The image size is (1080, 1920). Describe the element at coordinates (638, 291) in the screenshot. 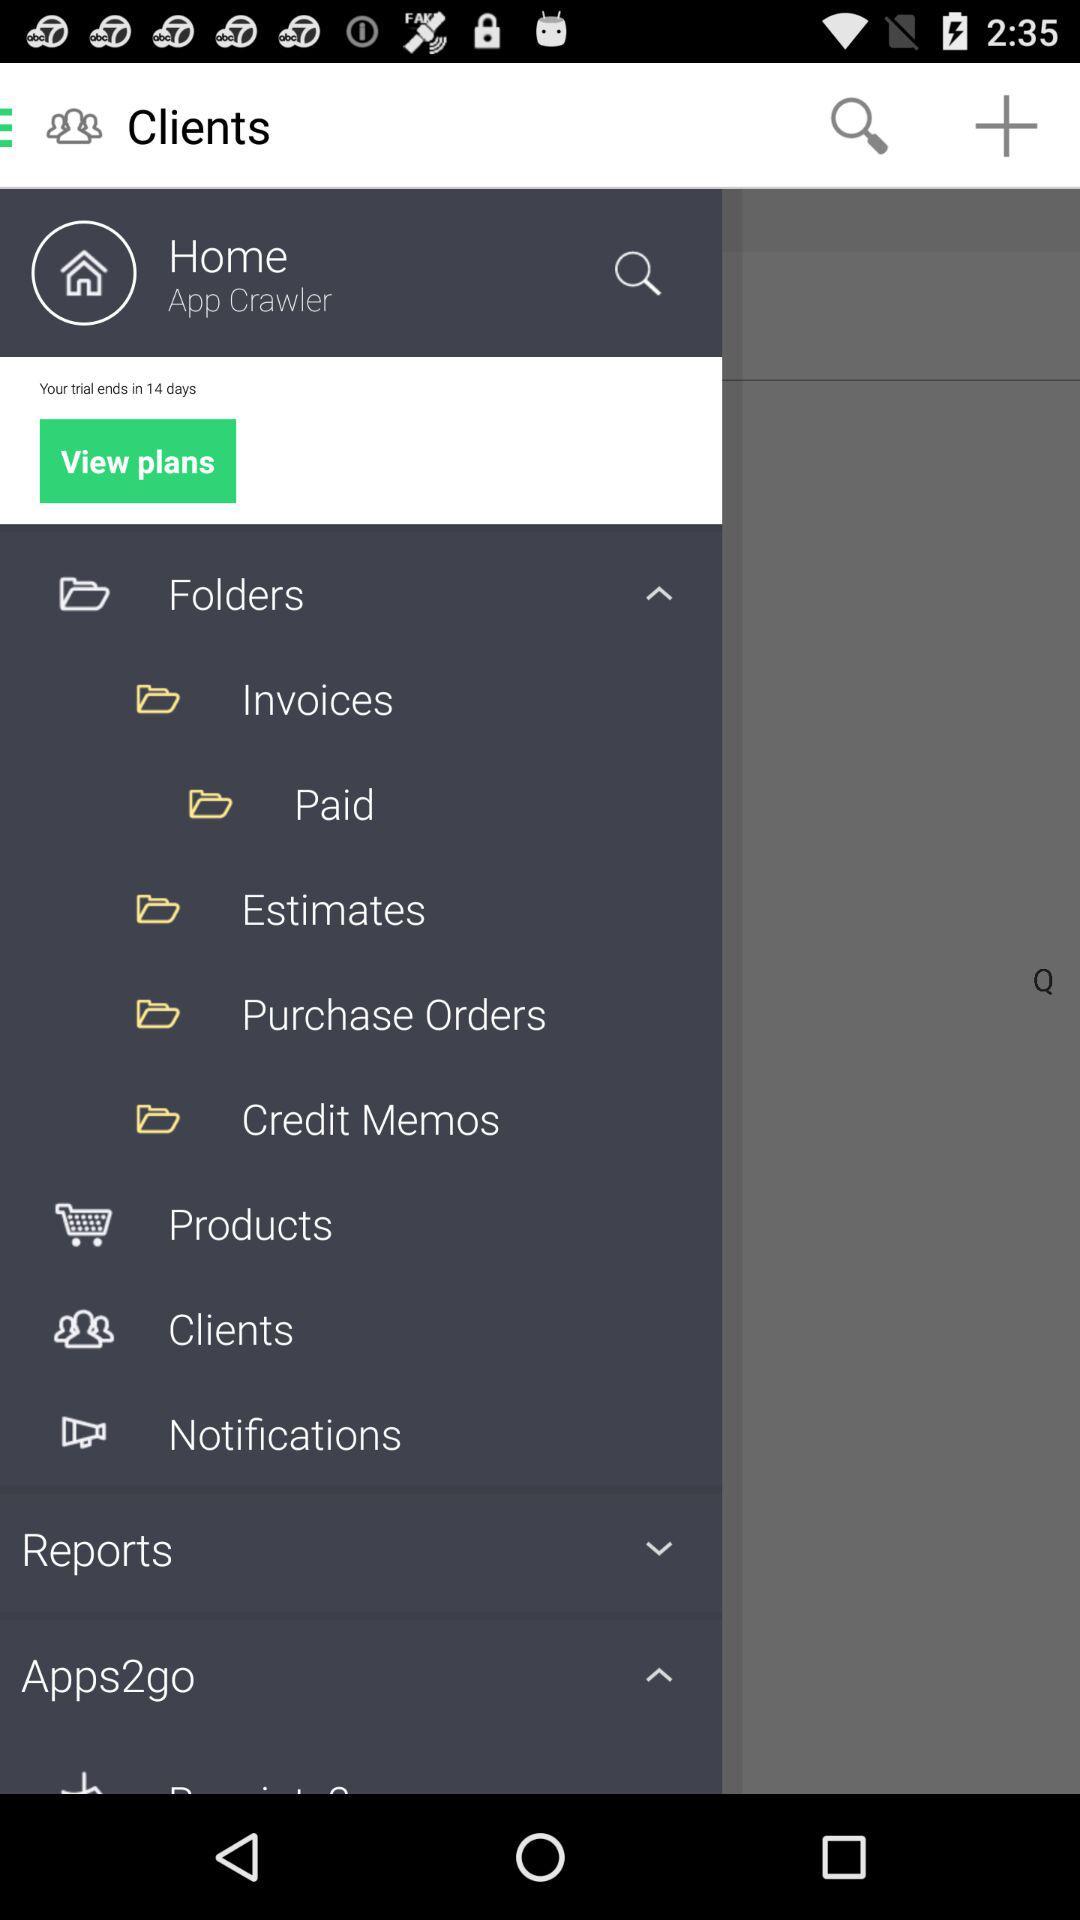

I see `the search icon` at that location.